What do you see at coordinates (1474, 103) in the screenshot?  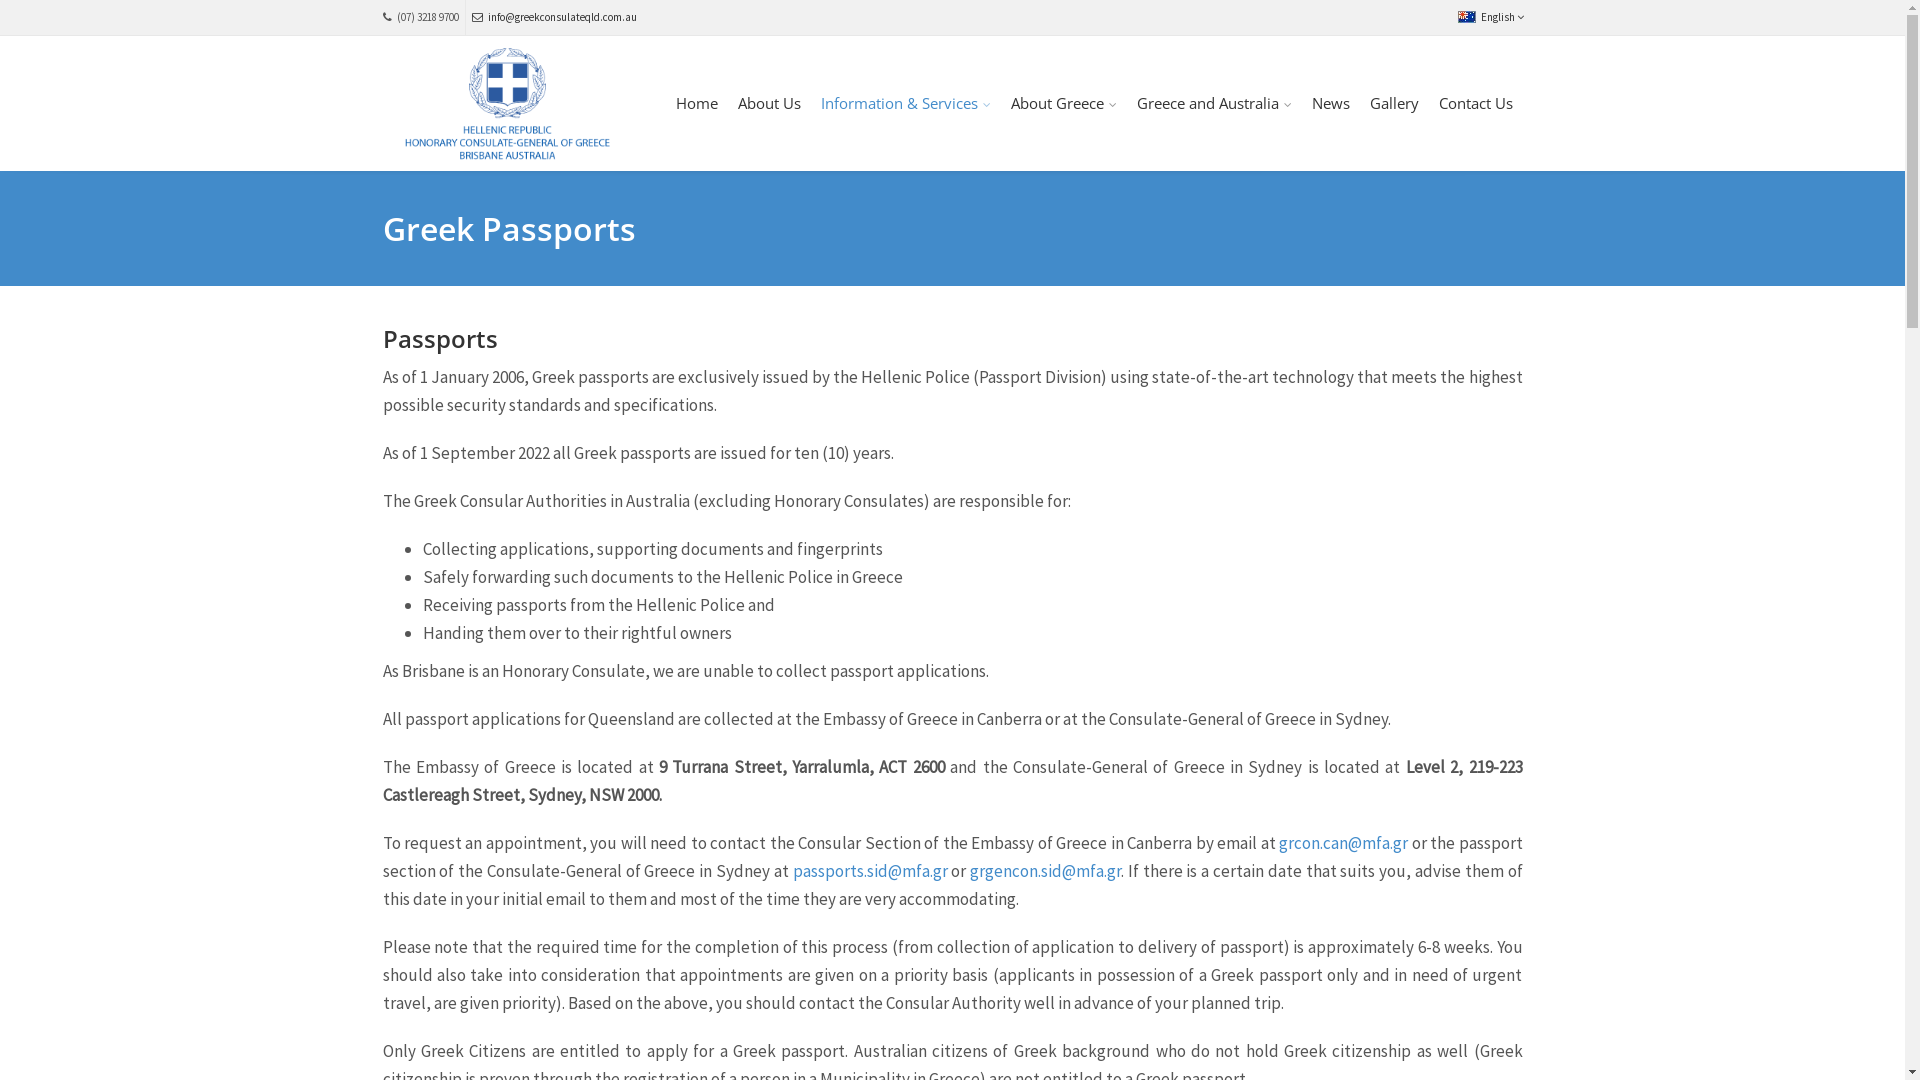 I see `'Contact Us'` at bounding box center [1474, 103].